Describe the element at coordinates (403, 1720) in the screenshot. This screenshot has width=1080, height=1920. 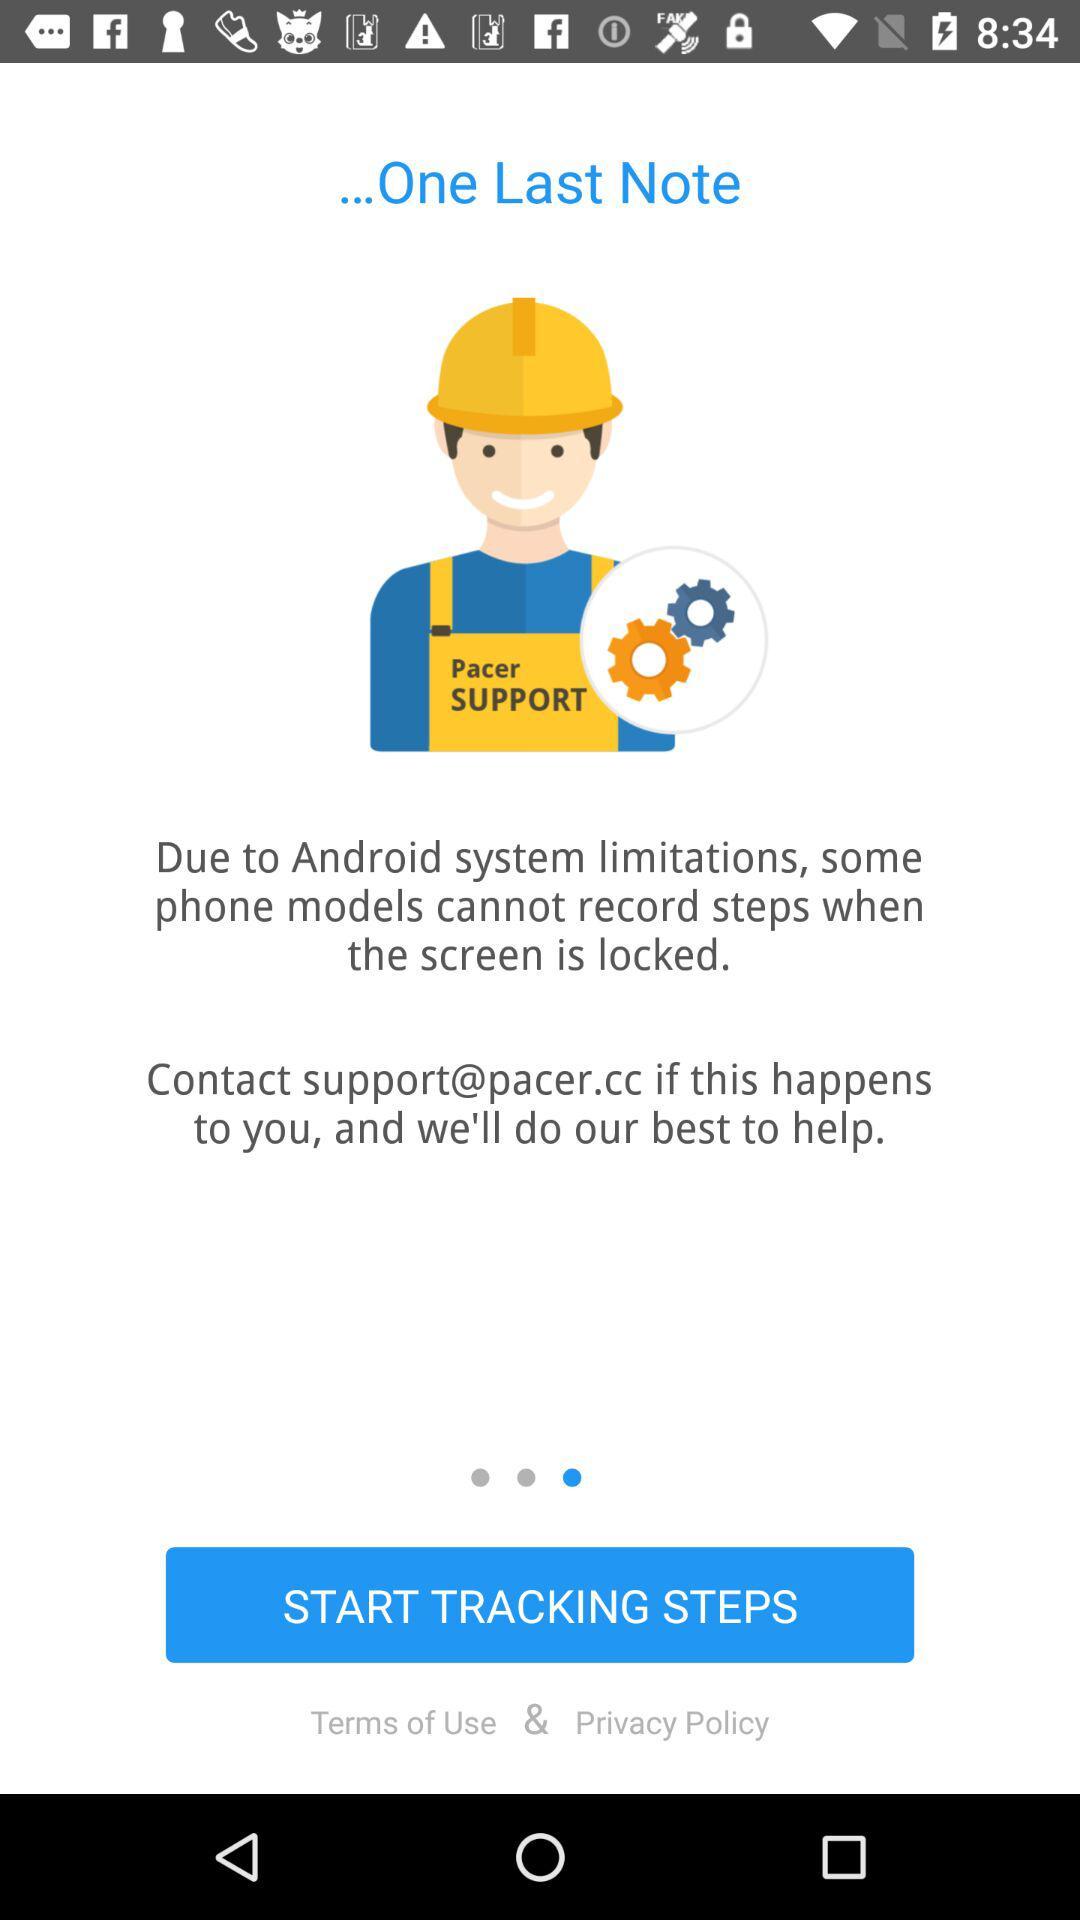
I see `terms of use icon` at that location.